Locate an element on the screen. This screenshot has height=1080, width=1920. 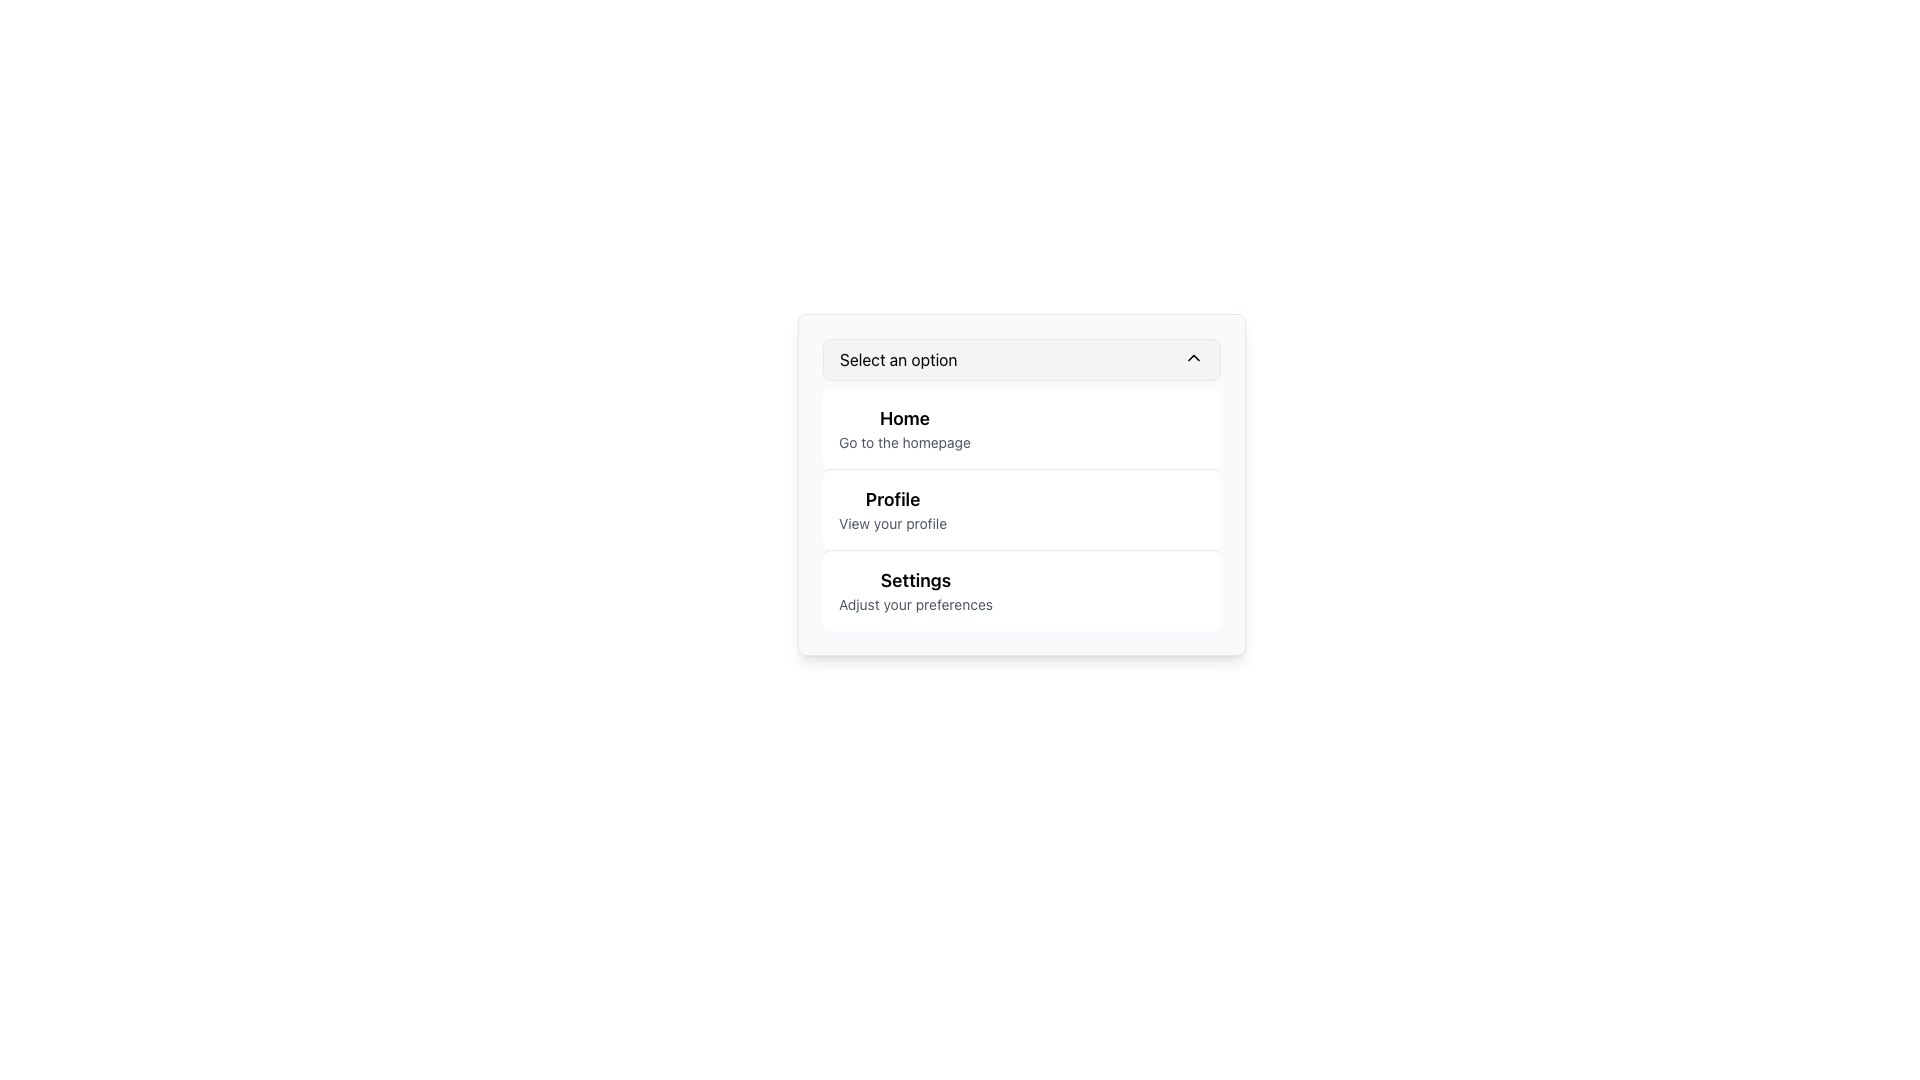
the Text Label indicating the current selection status for the dropdown menu, which is aligned with the static text label 'Select an option' is located at coordinates (897, 358).